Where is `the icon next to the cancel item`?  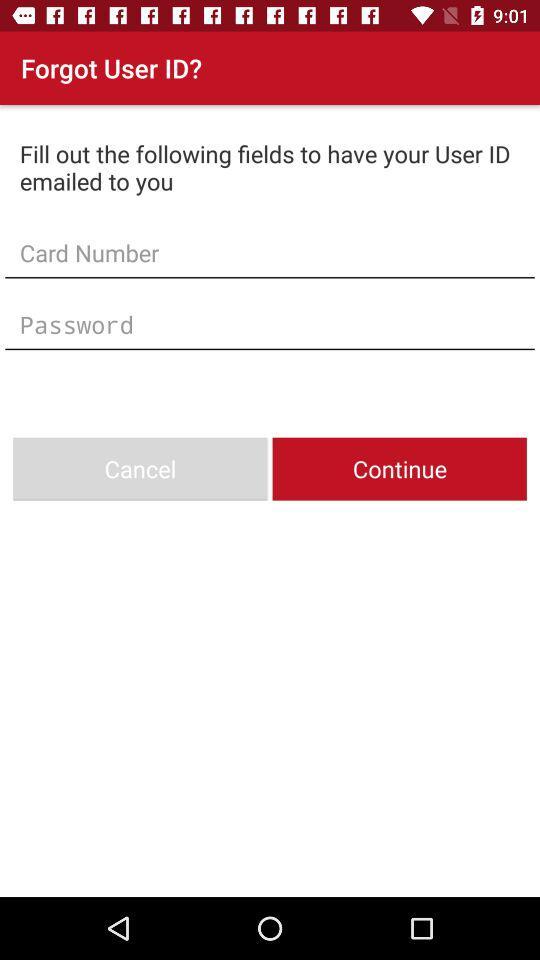
the icon next to the cancel item is located at coordinates (399, 469).